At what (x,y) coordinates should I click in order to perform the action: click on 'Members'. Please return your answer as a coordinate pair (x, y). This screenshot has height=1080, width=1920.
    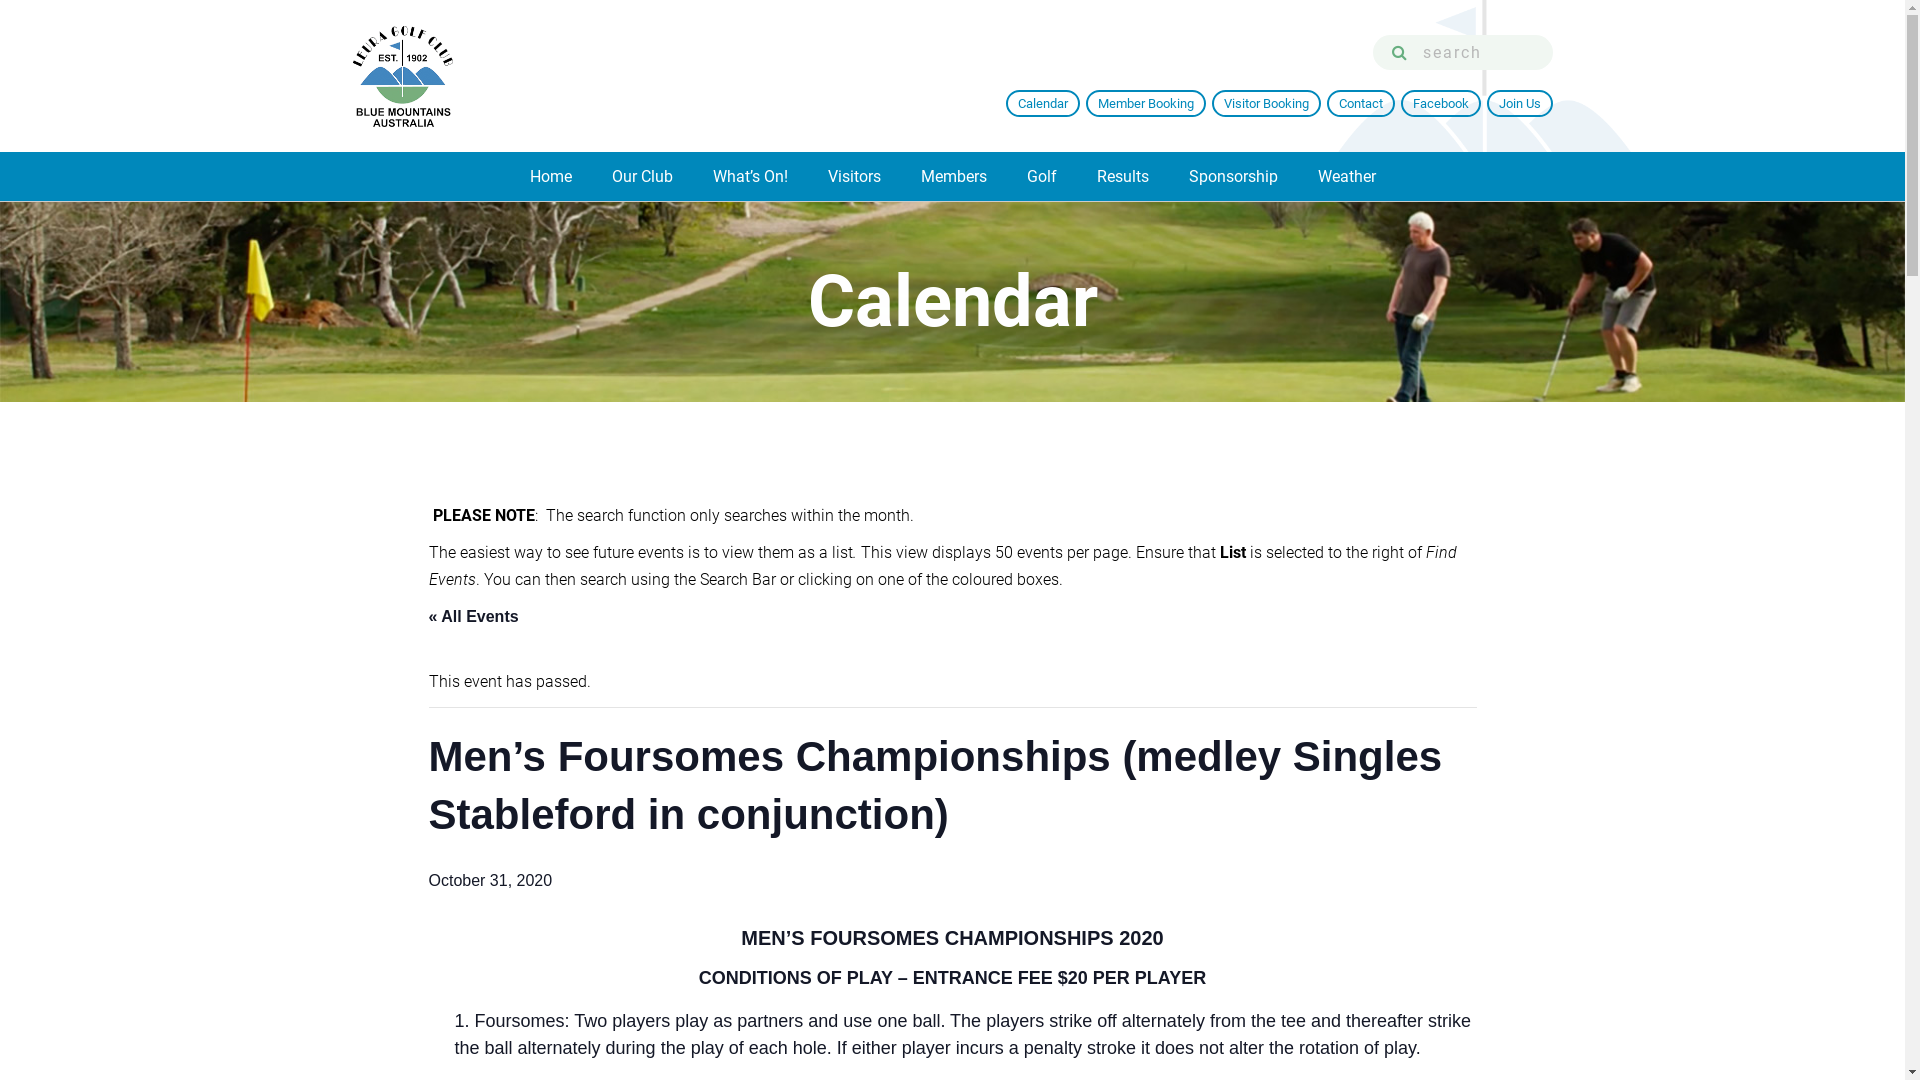
    Looking at the image, I should click on (952, 175).